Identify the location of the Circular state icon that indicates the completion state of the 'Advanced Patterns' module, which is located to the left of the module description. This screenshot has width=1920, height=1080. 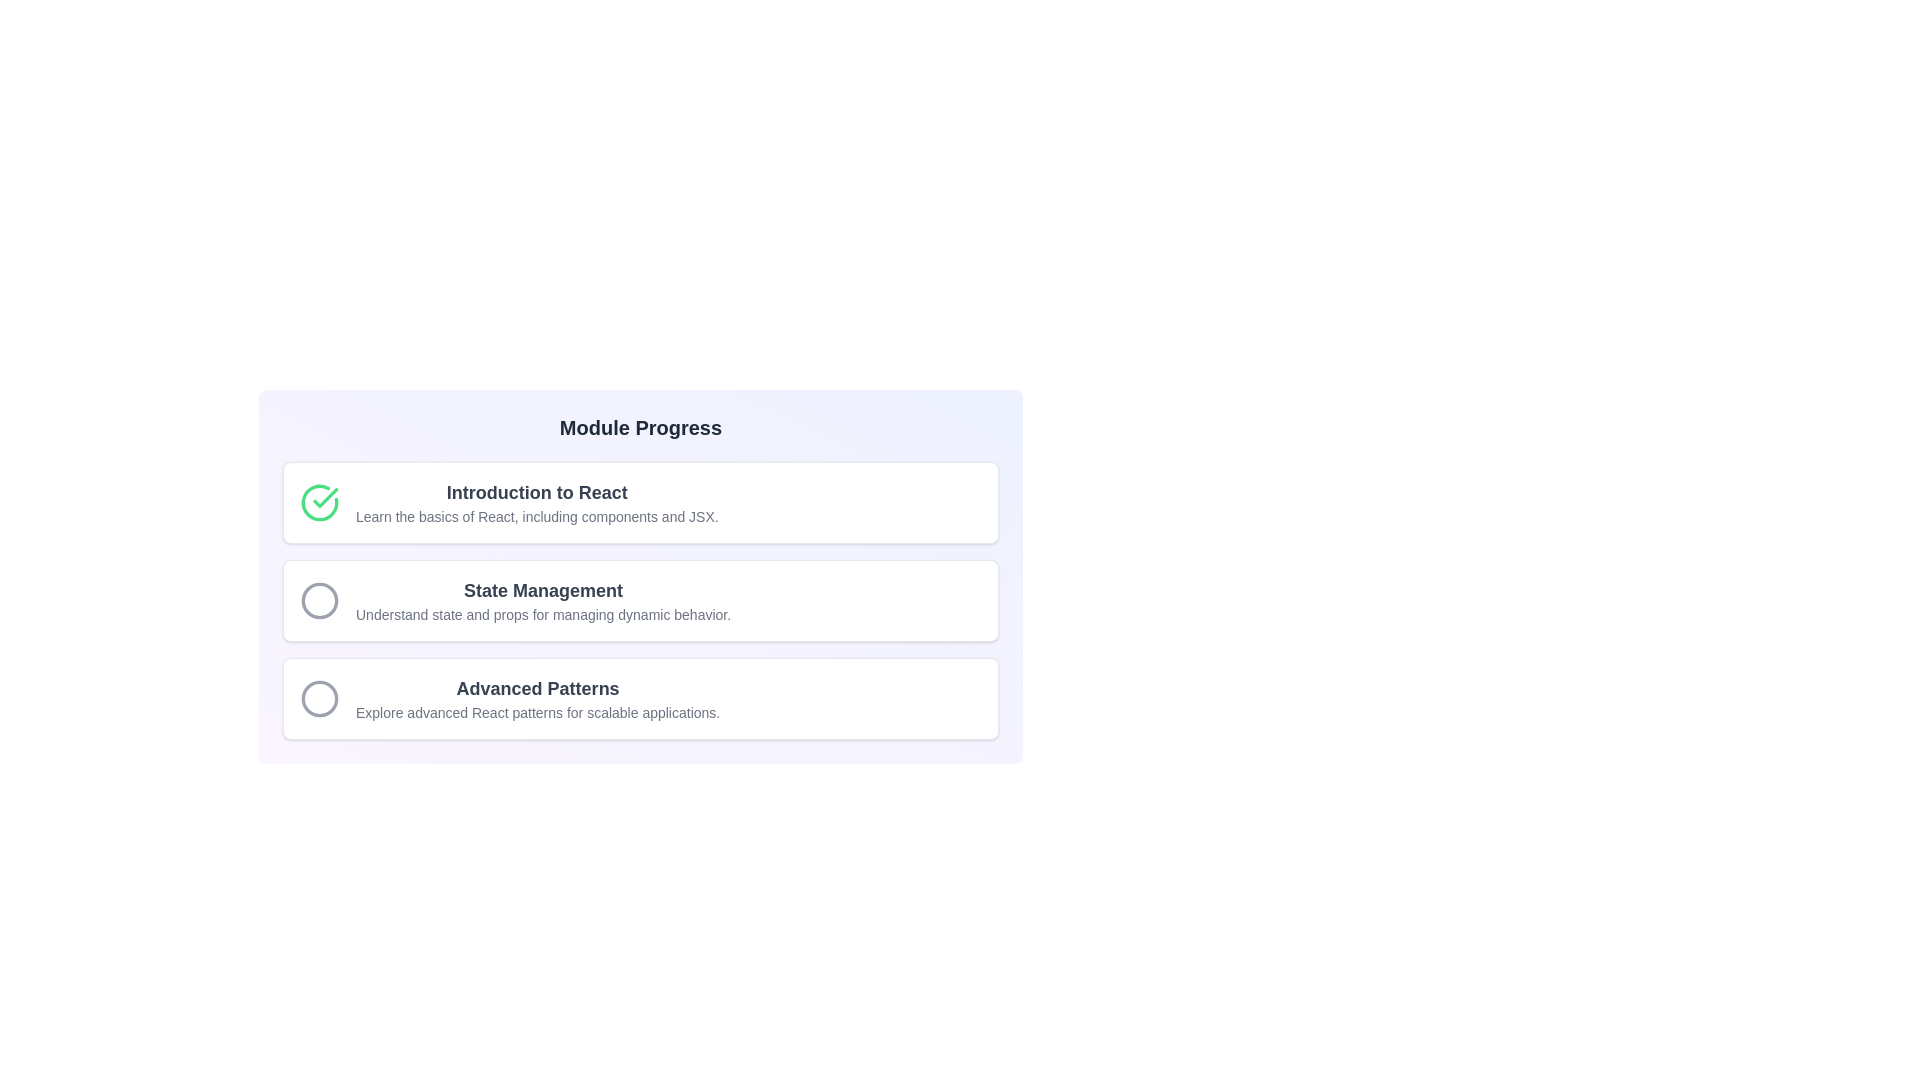
(320, 697).